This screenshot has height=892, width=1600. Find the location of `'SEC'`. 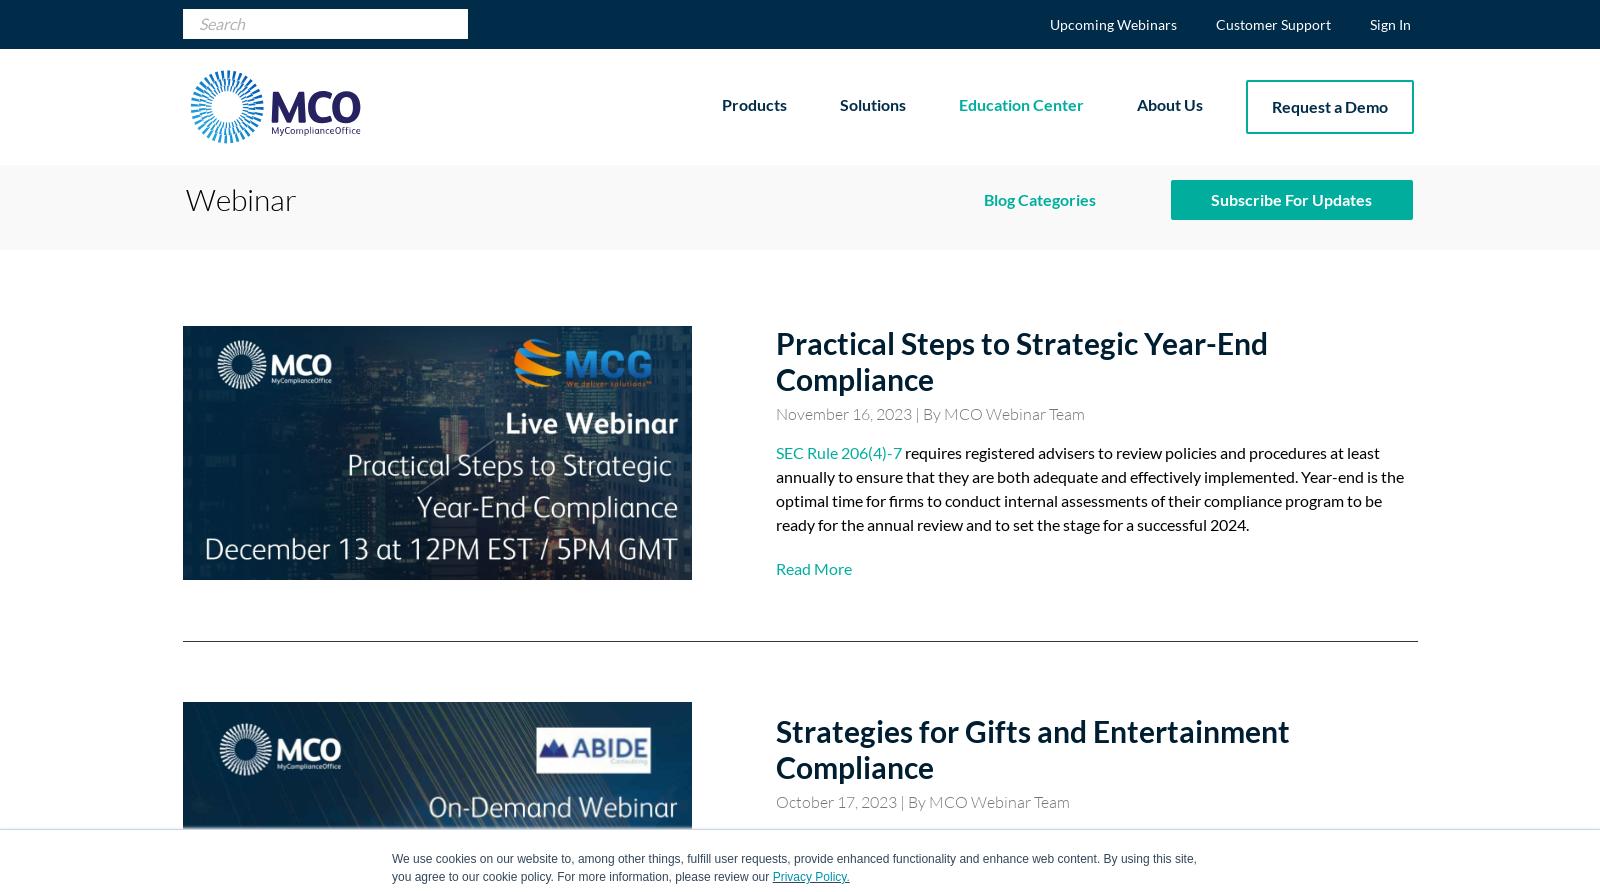

'SEC' is located at coordinates (984, 242).